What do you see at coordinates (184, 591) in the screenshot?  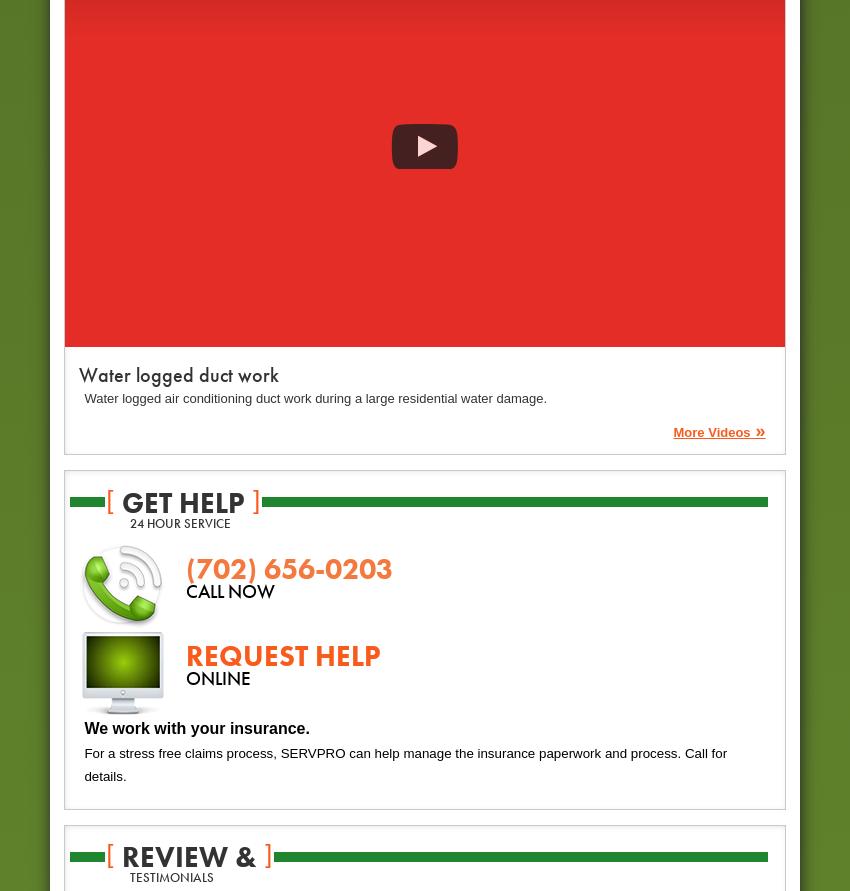 I see `'CALL NOW'` at bounding box center [184, 591].